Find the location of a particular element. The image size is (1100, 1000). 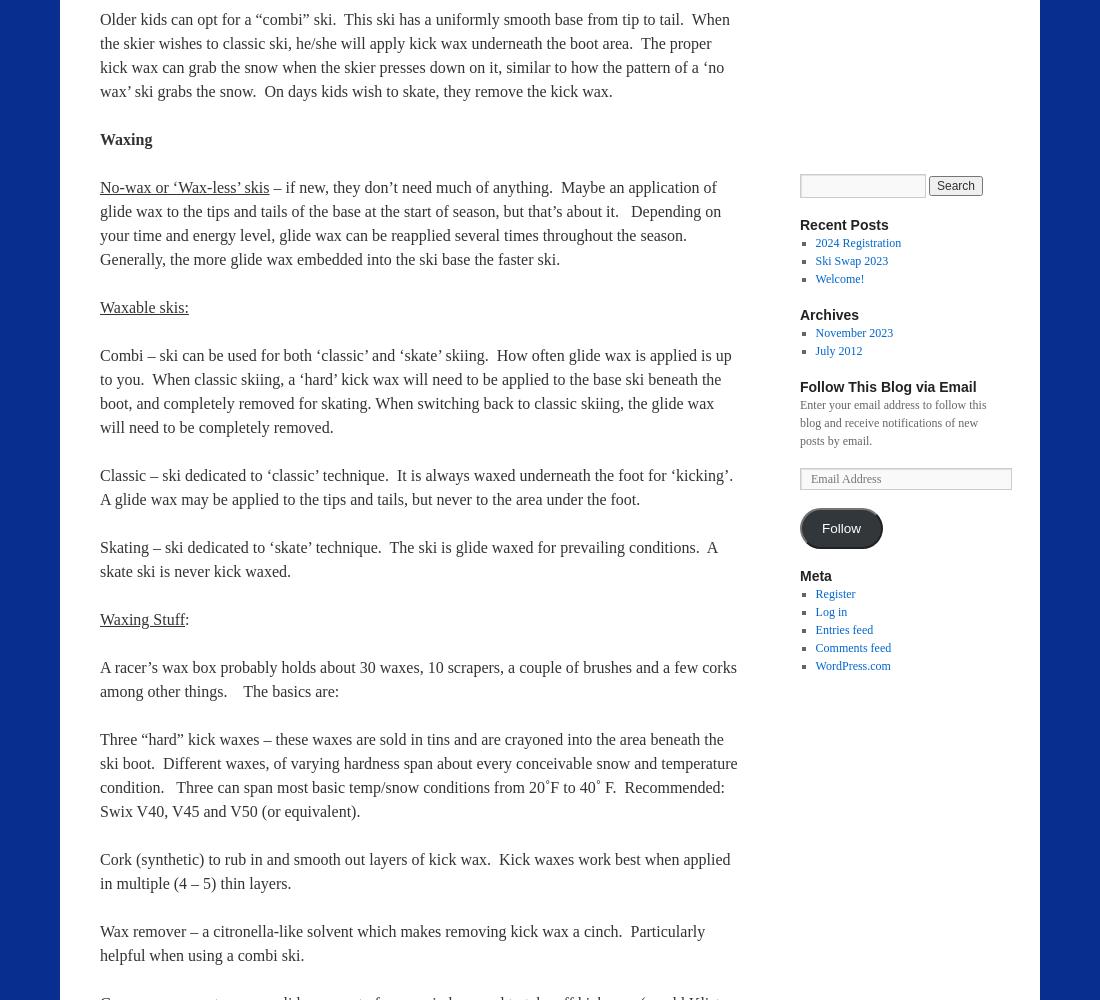

'Wax remover – a citronella-like solvent which makes removing kick wax a cinch.  Particularly helpful when using a combi ski.' is located at coordinates (402, 942).